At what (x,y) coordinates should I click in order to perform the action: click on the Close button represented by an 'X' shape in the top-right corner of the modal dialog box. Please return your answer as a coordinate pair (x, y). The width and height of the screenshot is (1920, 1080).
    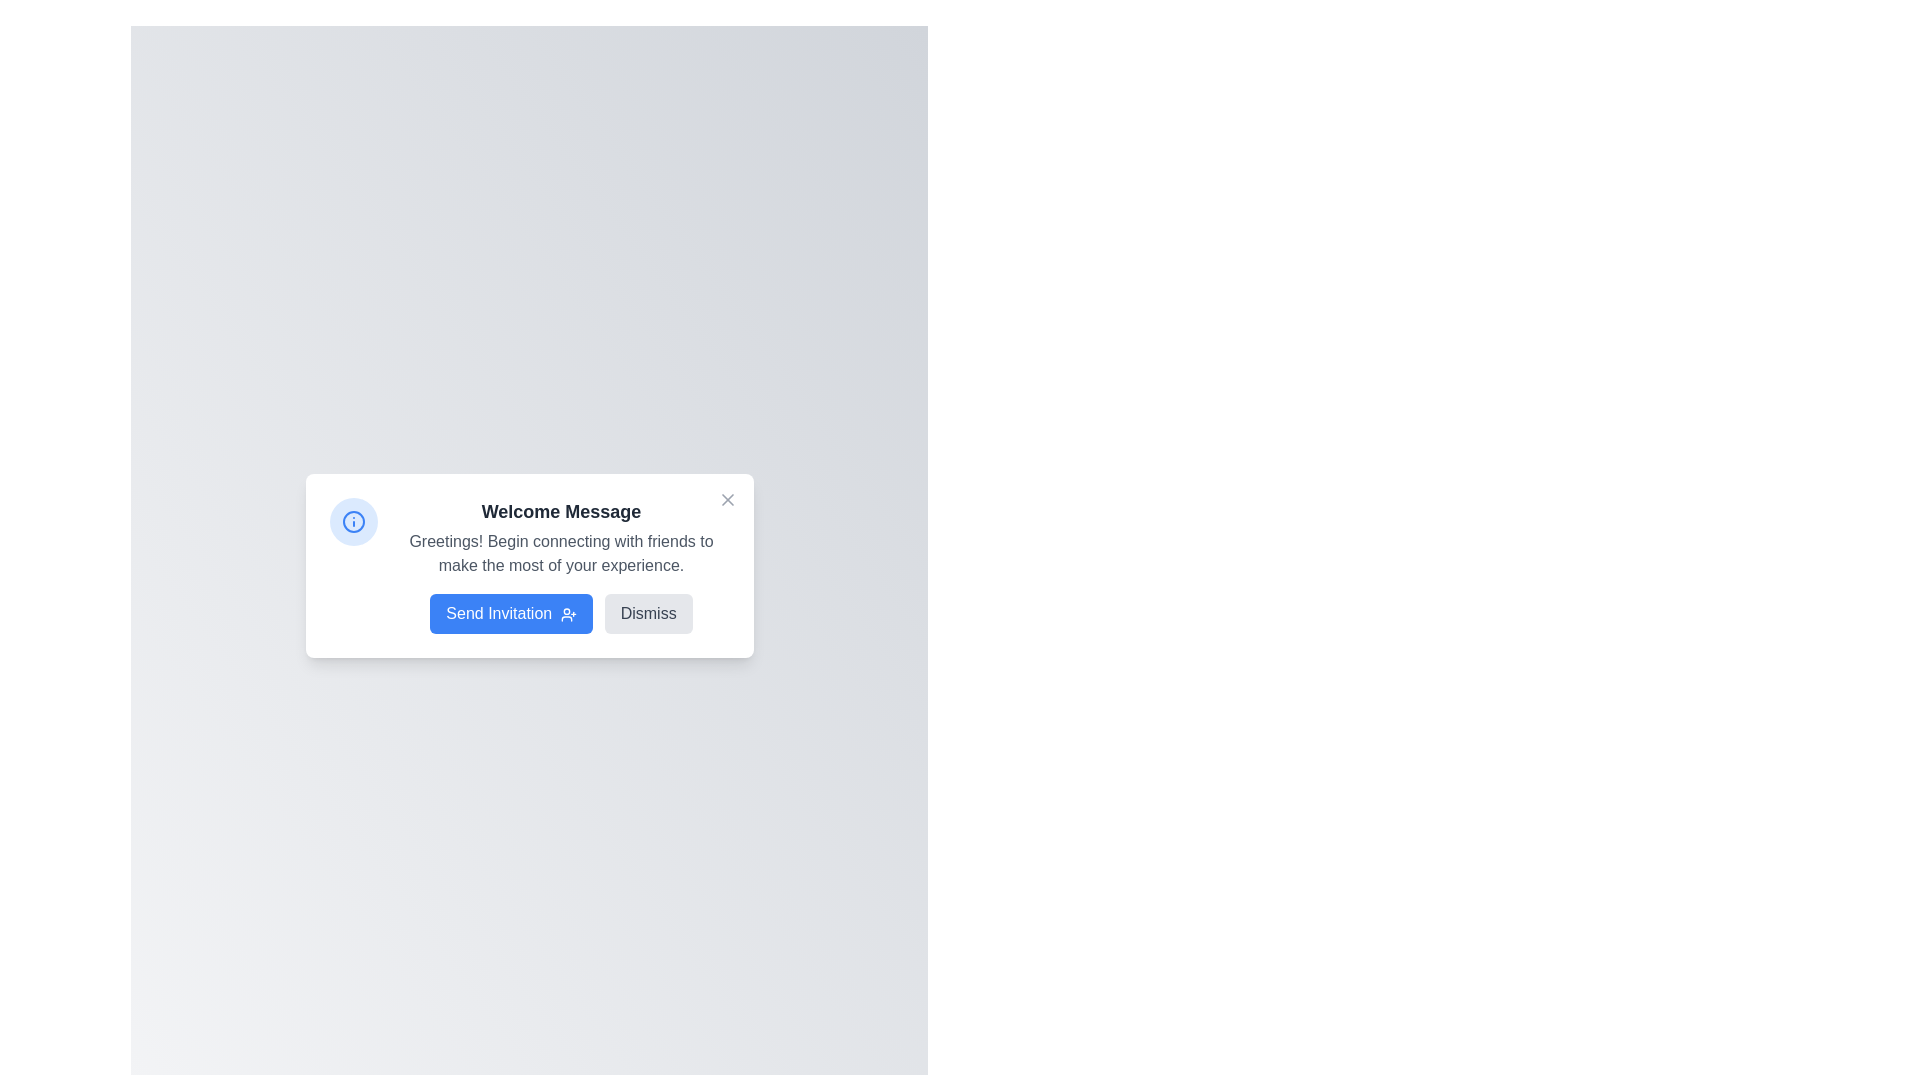
    Looking at the image, I should click on (726, 499).